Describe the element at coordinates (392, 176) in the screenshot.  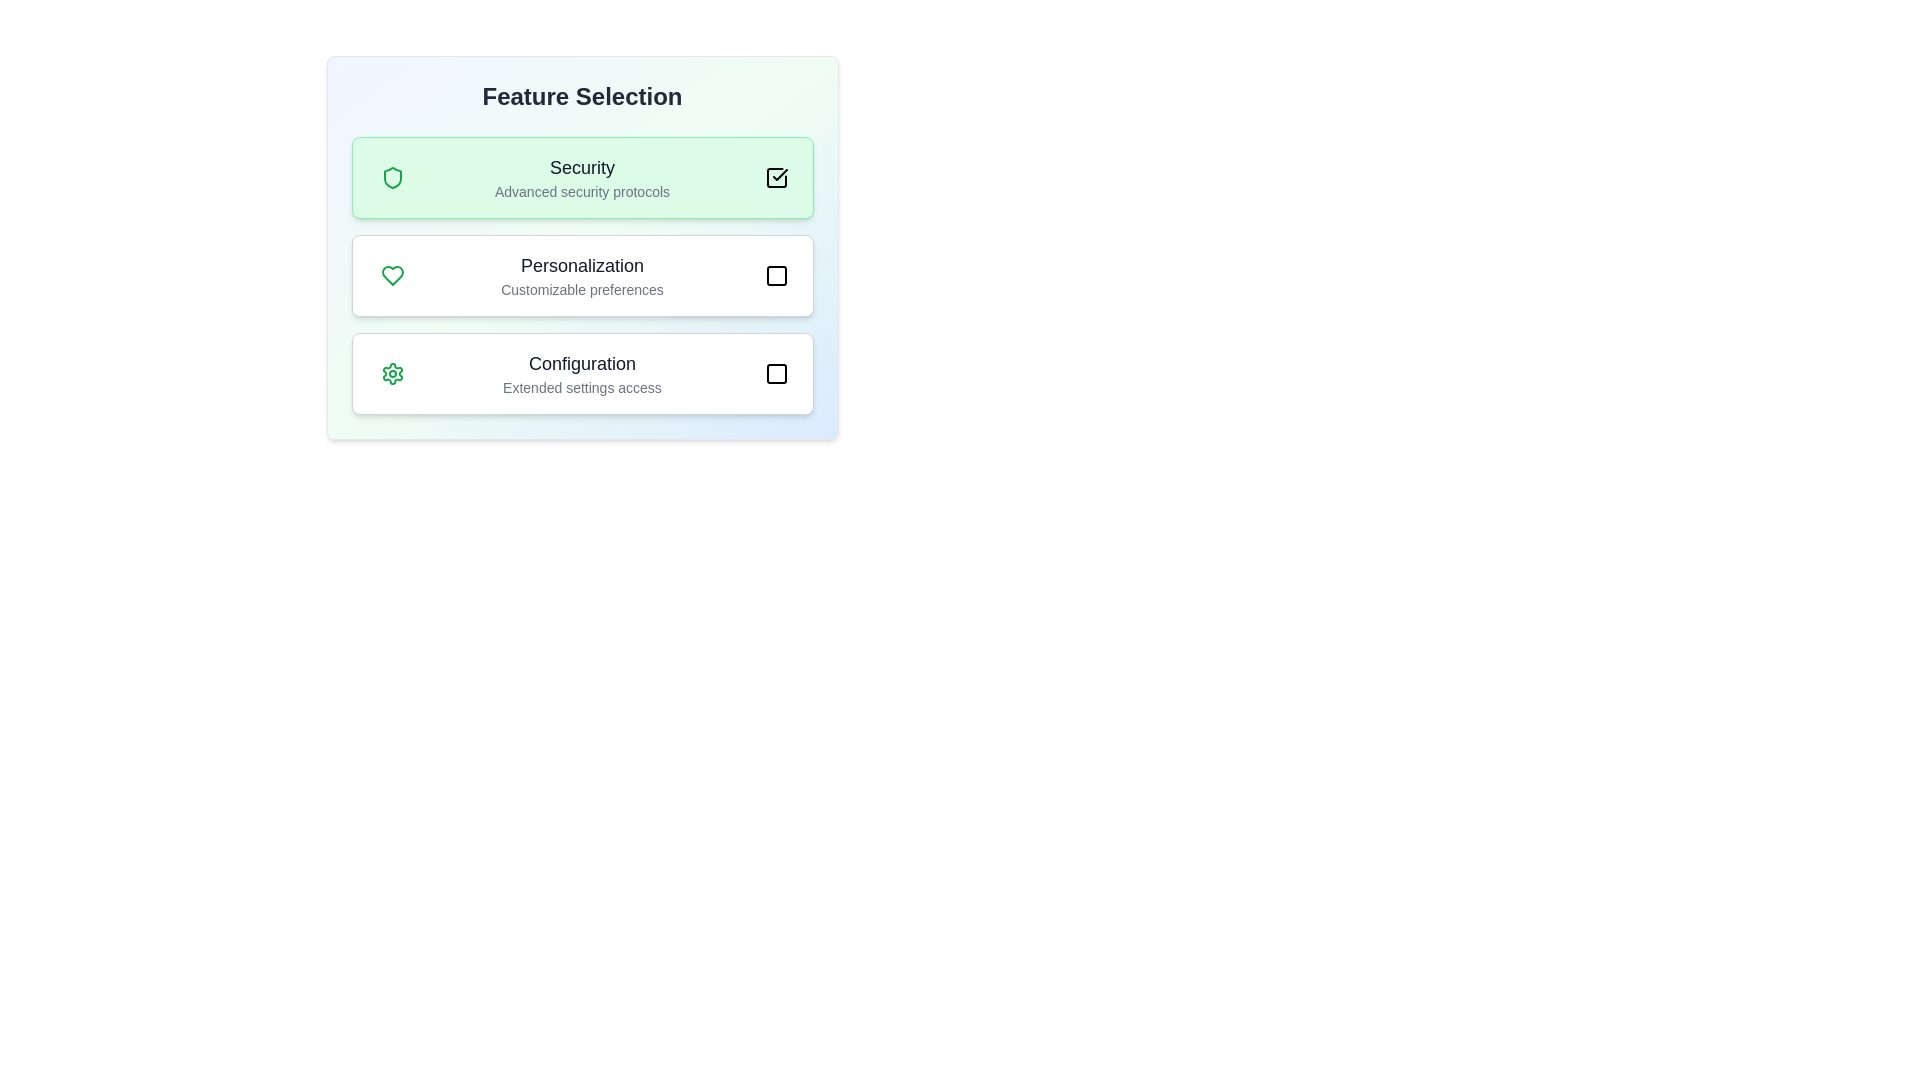
I see `the shield-shaped icon with a green outline and white background, located to the left of the 'Security' list item` at that location.